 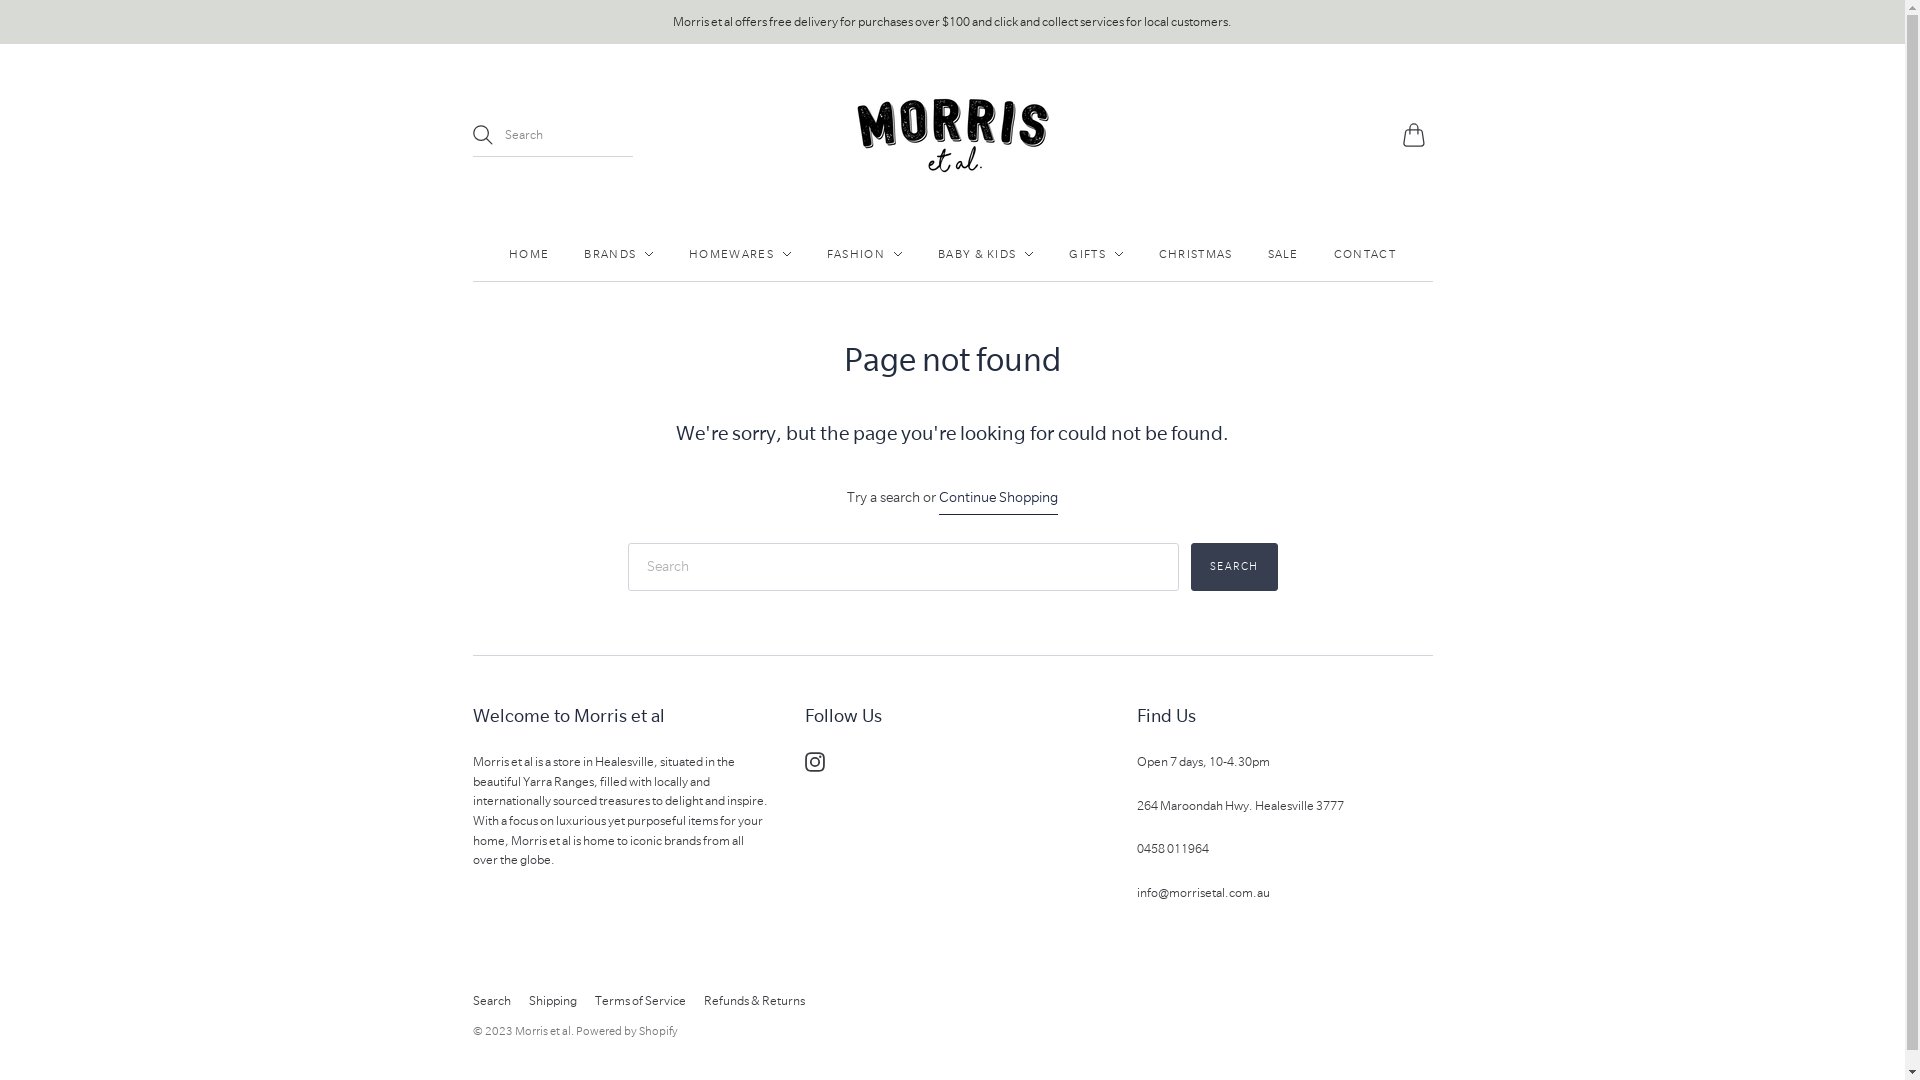 I want to click on 'GIFTS', so click(x=1095, y=253).